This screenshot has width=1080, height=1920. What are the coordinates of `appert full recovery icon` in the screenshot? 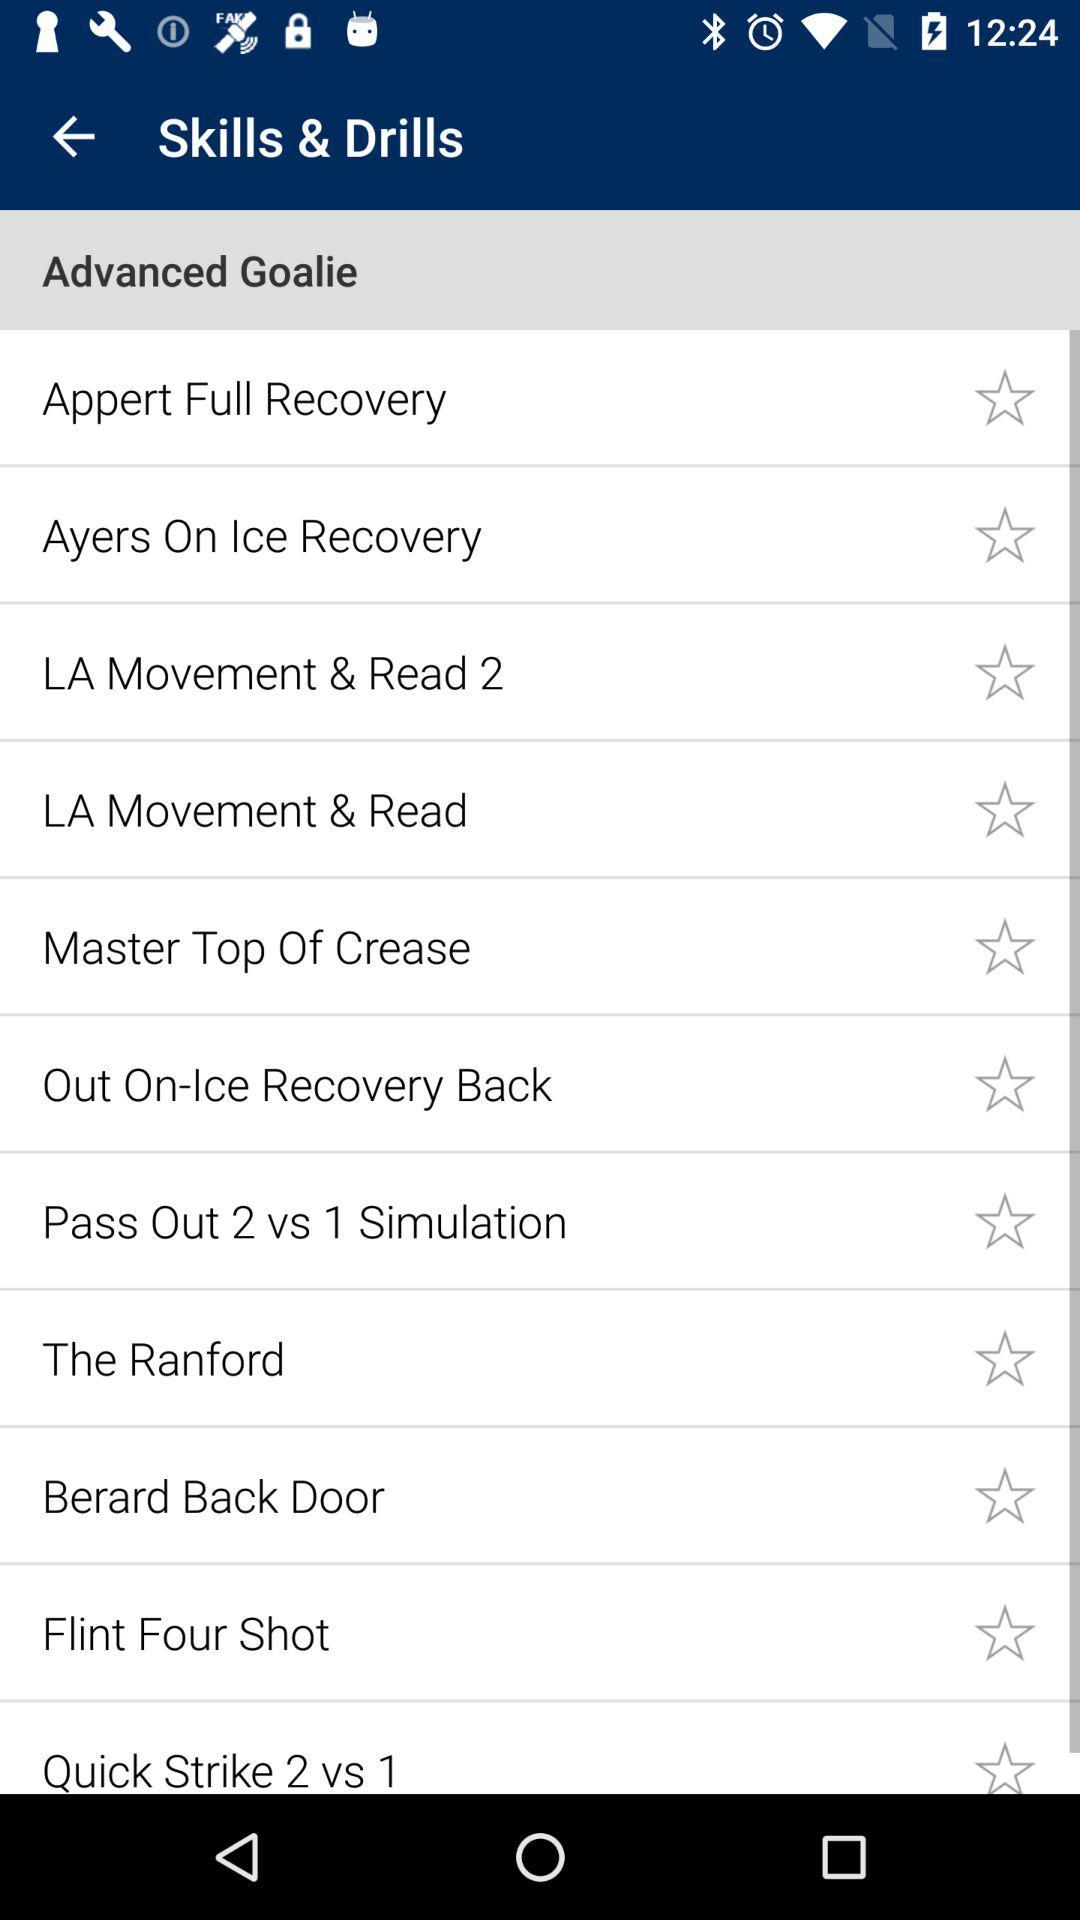 It's located at (495, 397).